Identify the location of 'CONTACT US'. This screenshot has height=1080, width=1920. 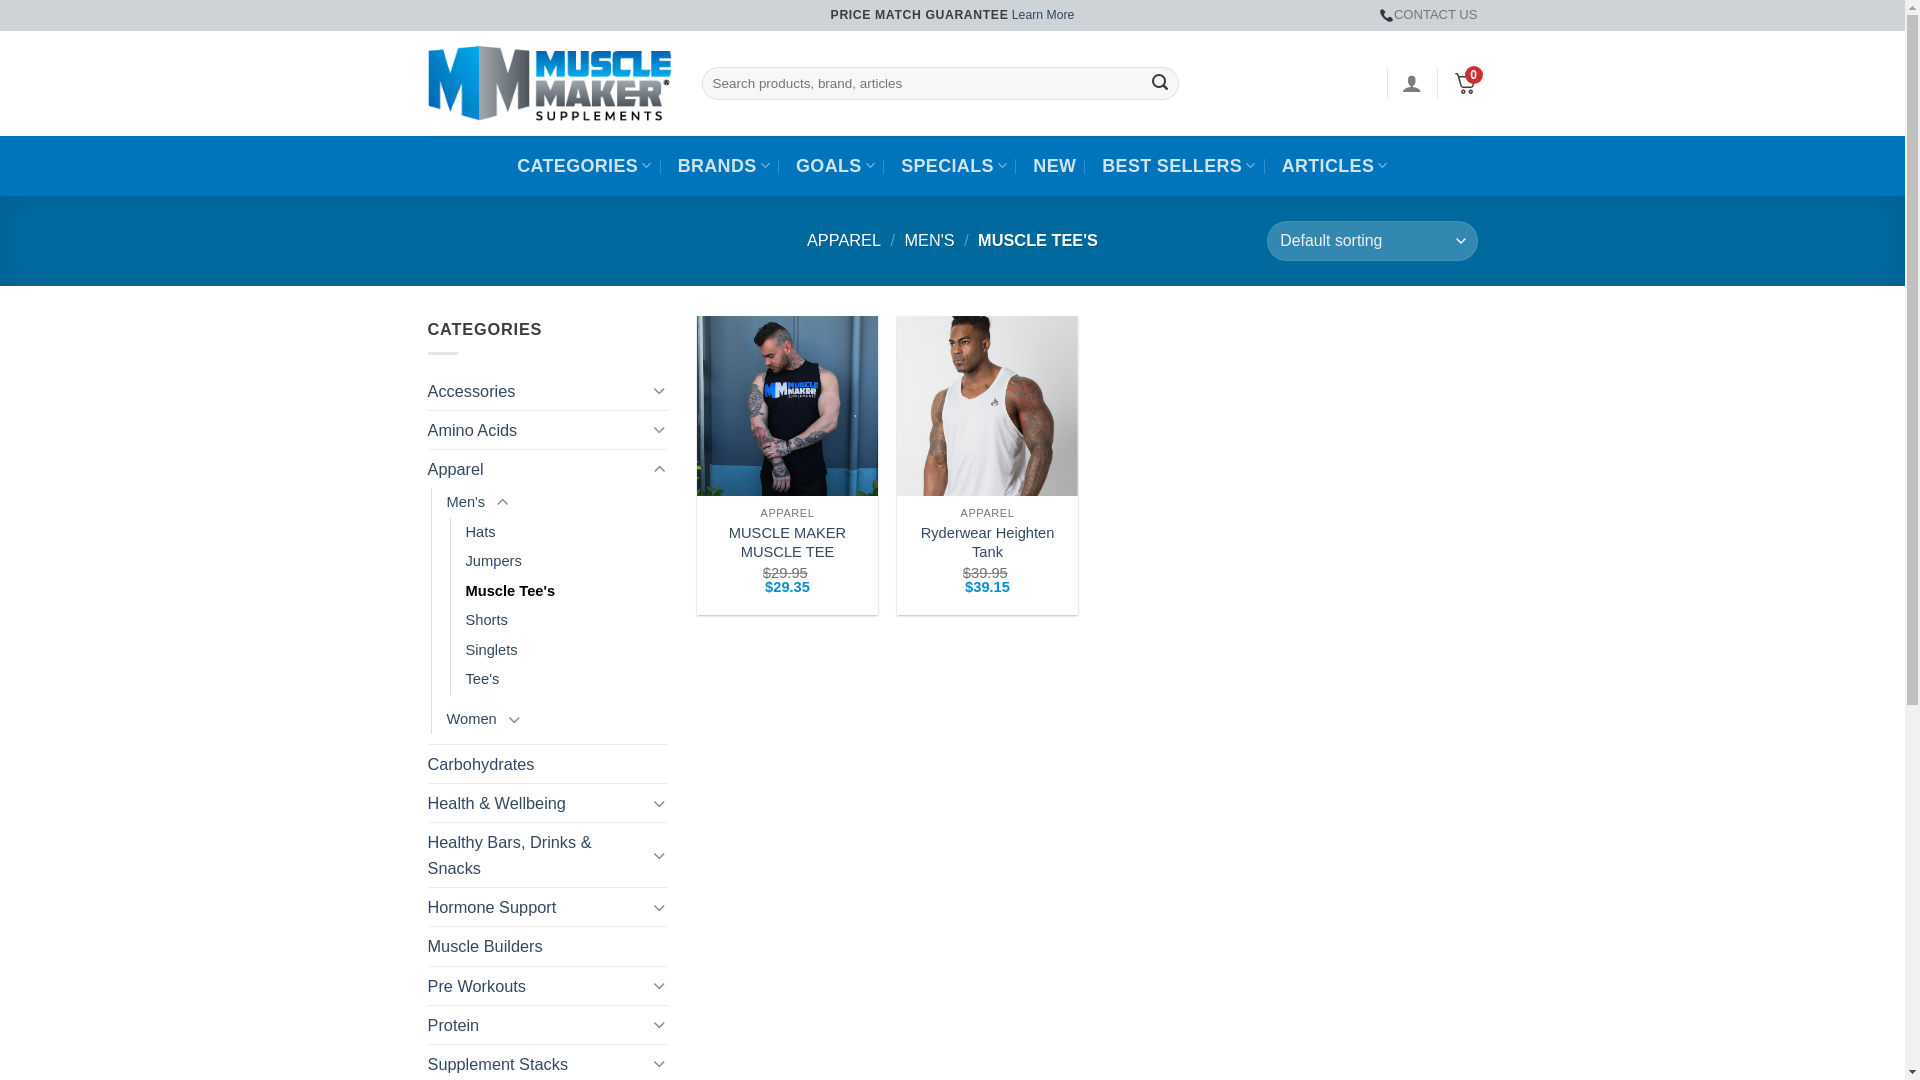
(1427, 15).